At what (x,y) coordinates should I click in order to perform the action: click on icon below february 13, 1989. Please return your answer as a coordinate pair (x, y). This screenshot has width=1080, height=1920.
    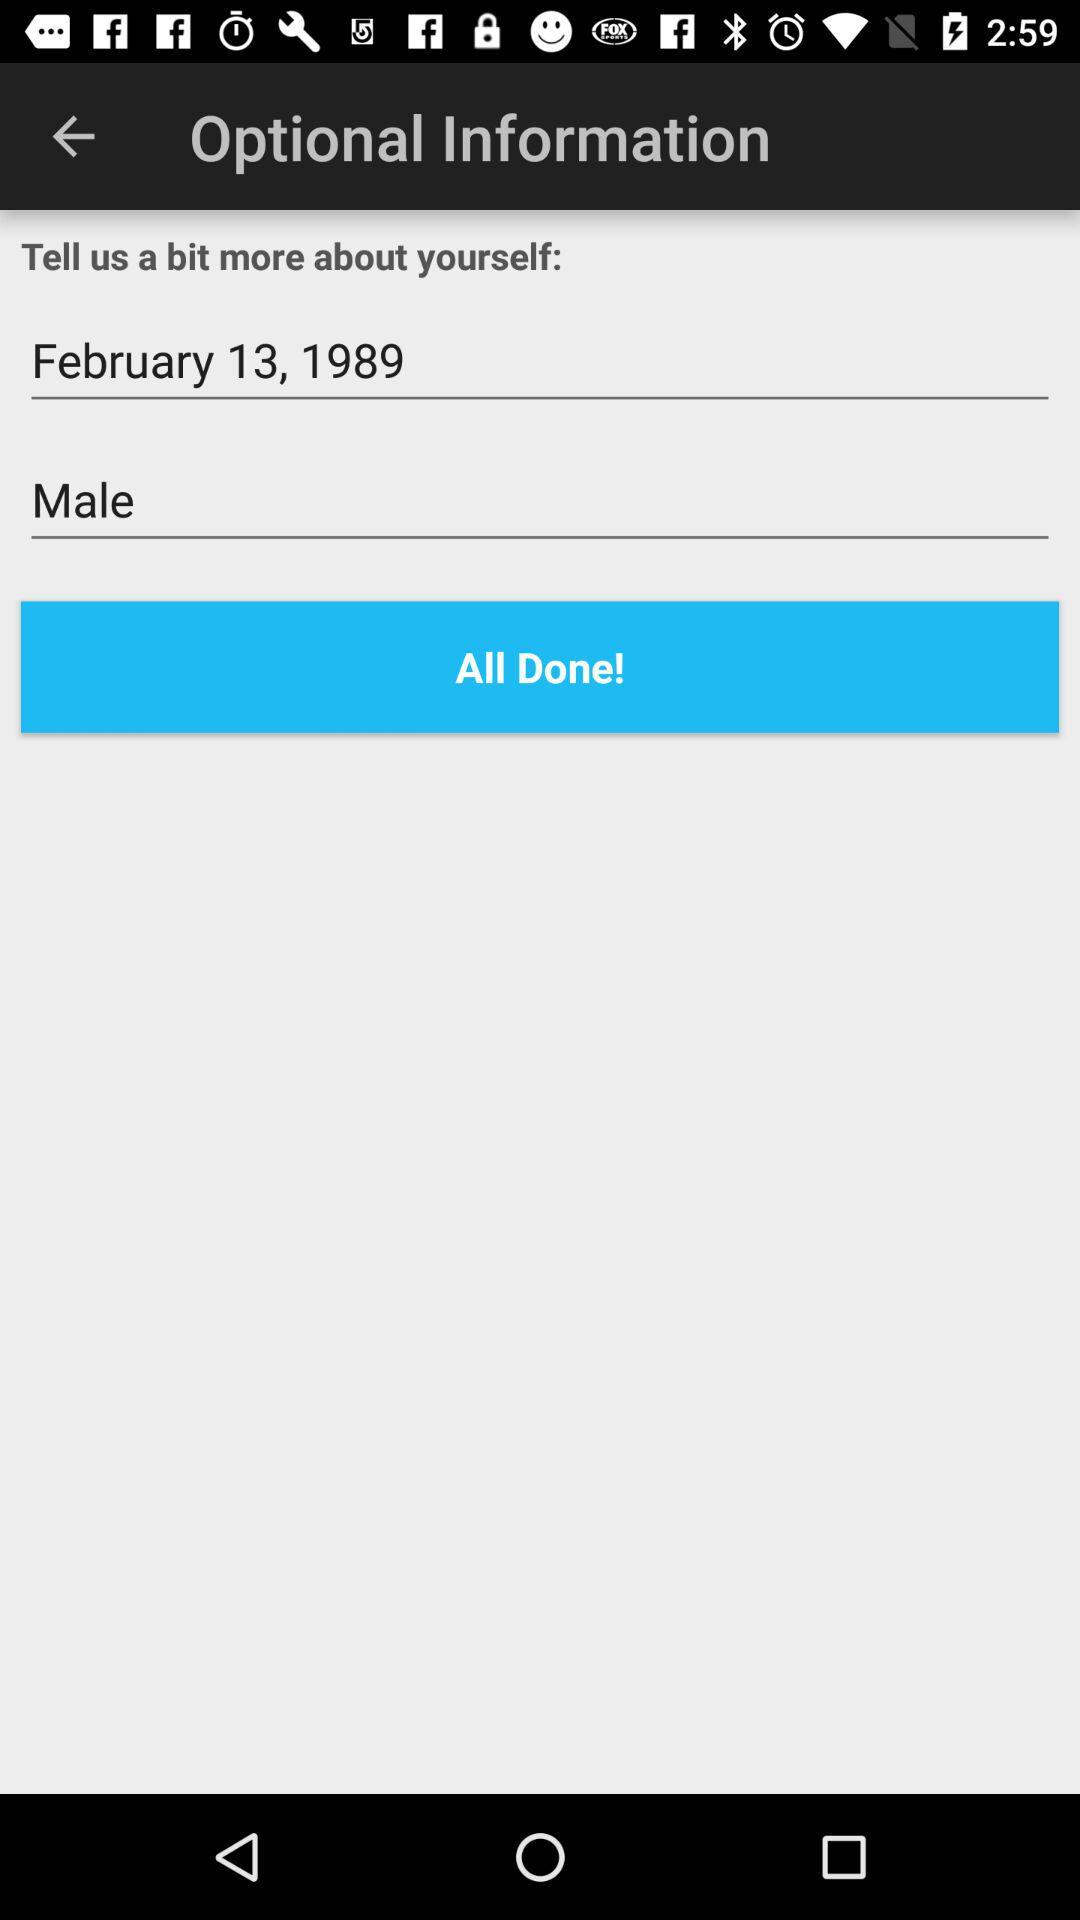
    Looking at the image, I should click on (540, 500).